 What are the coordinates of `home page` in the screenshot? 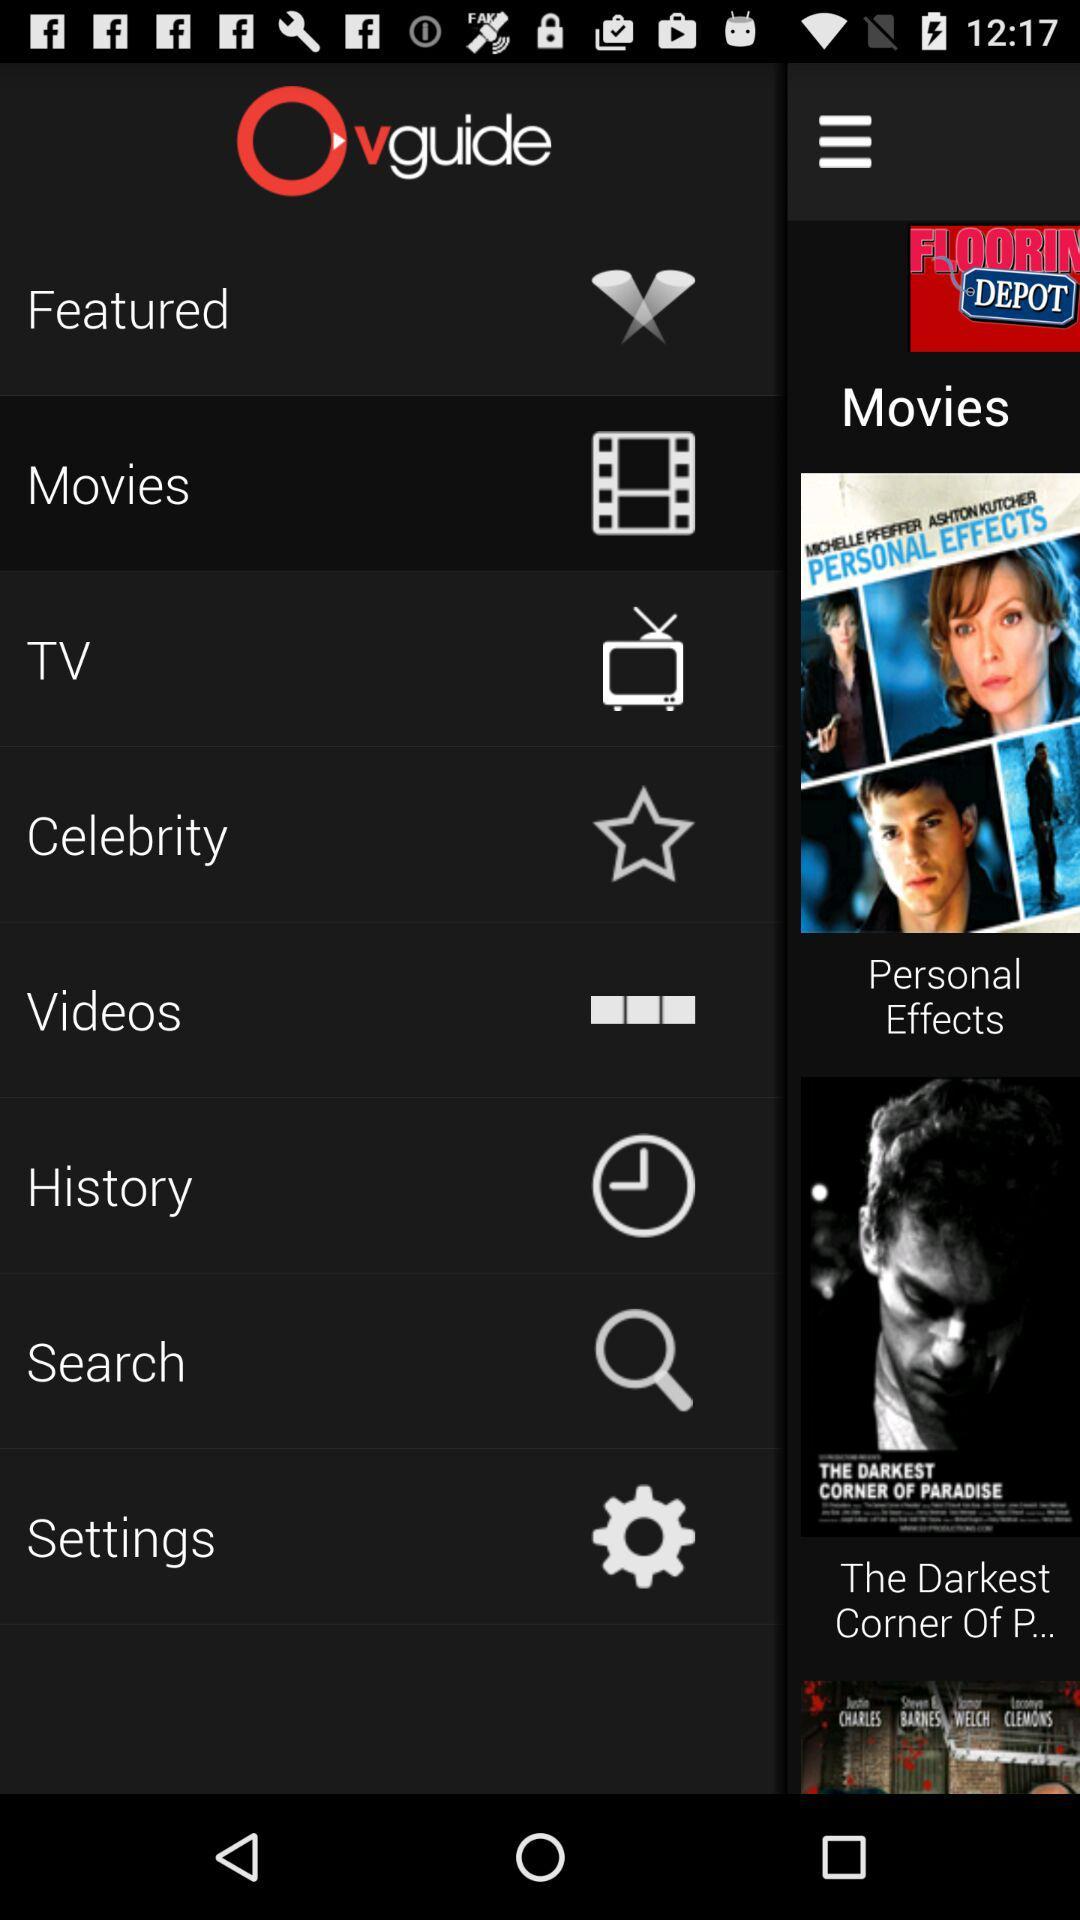 It's located at (393, 140).